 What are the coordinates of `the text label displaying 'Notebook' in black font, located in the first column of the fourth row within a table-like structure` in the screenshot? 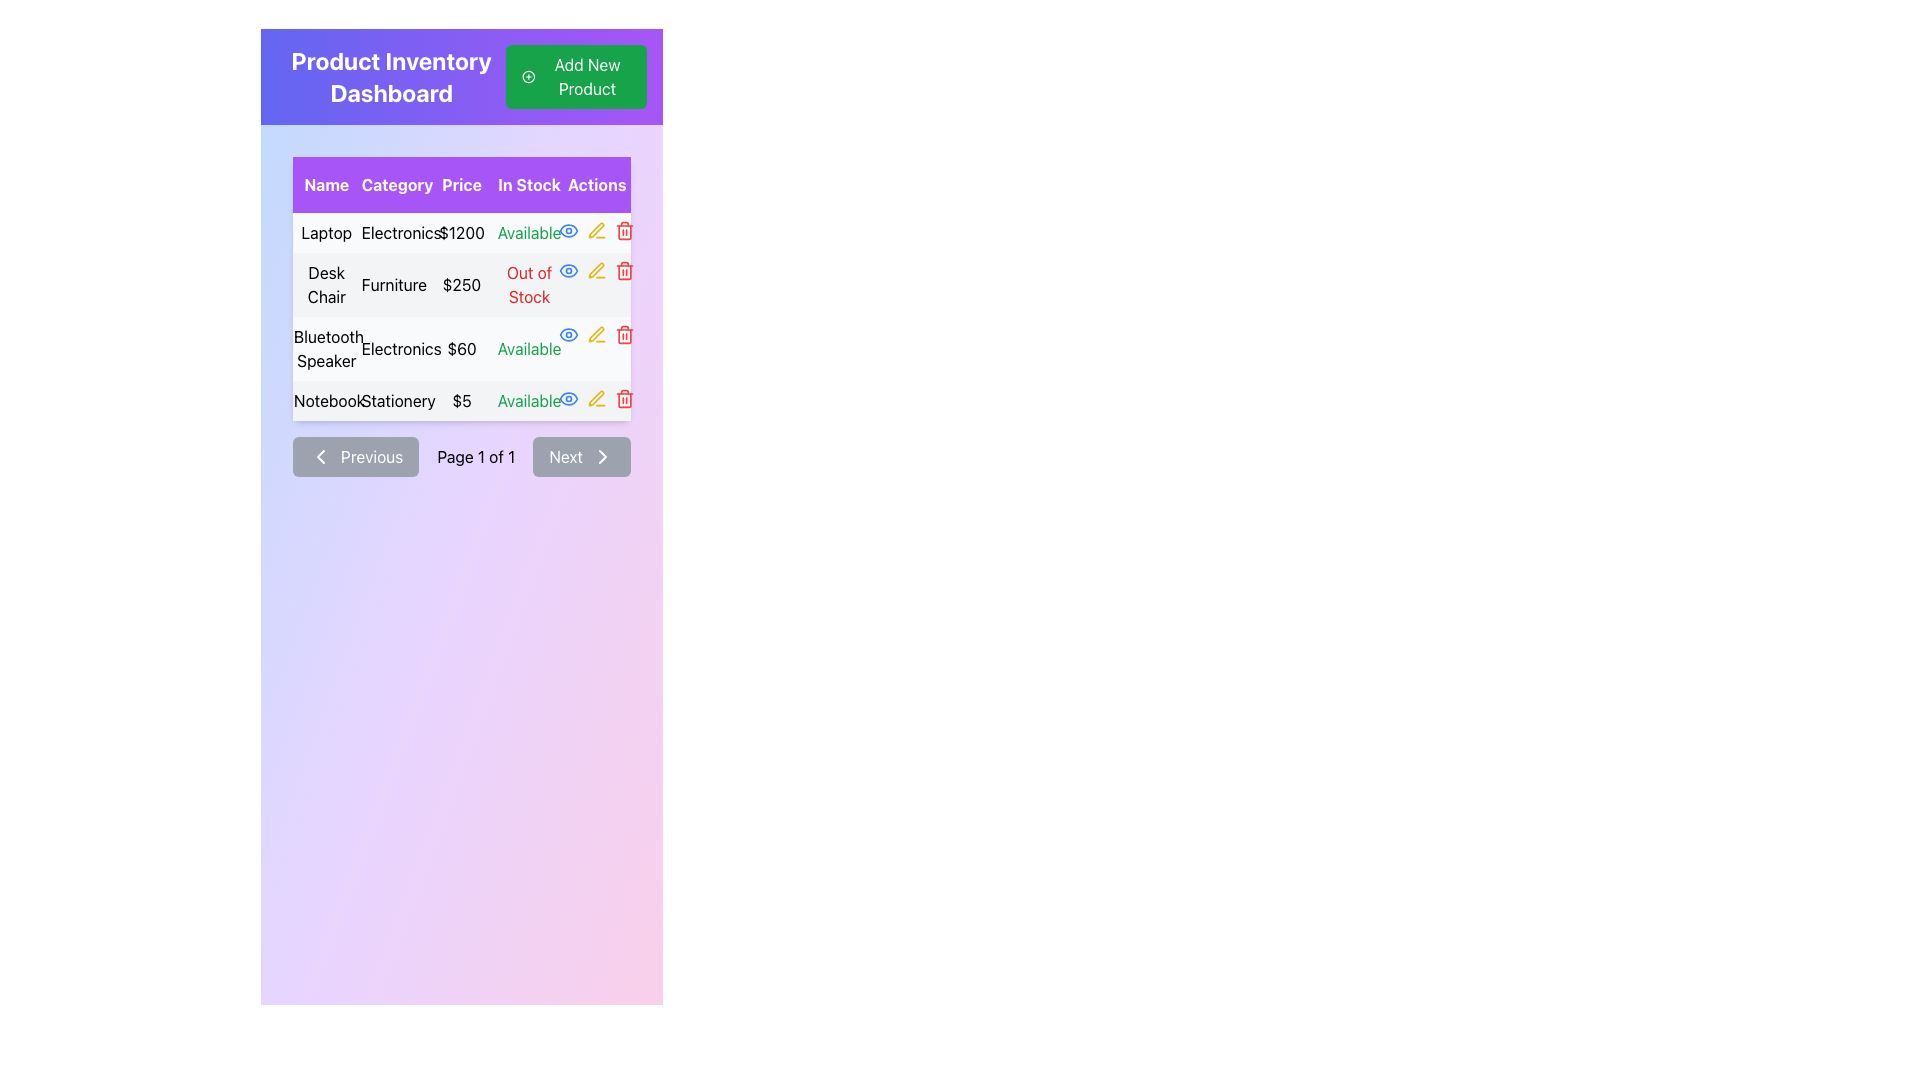 It's located at (326, 401).